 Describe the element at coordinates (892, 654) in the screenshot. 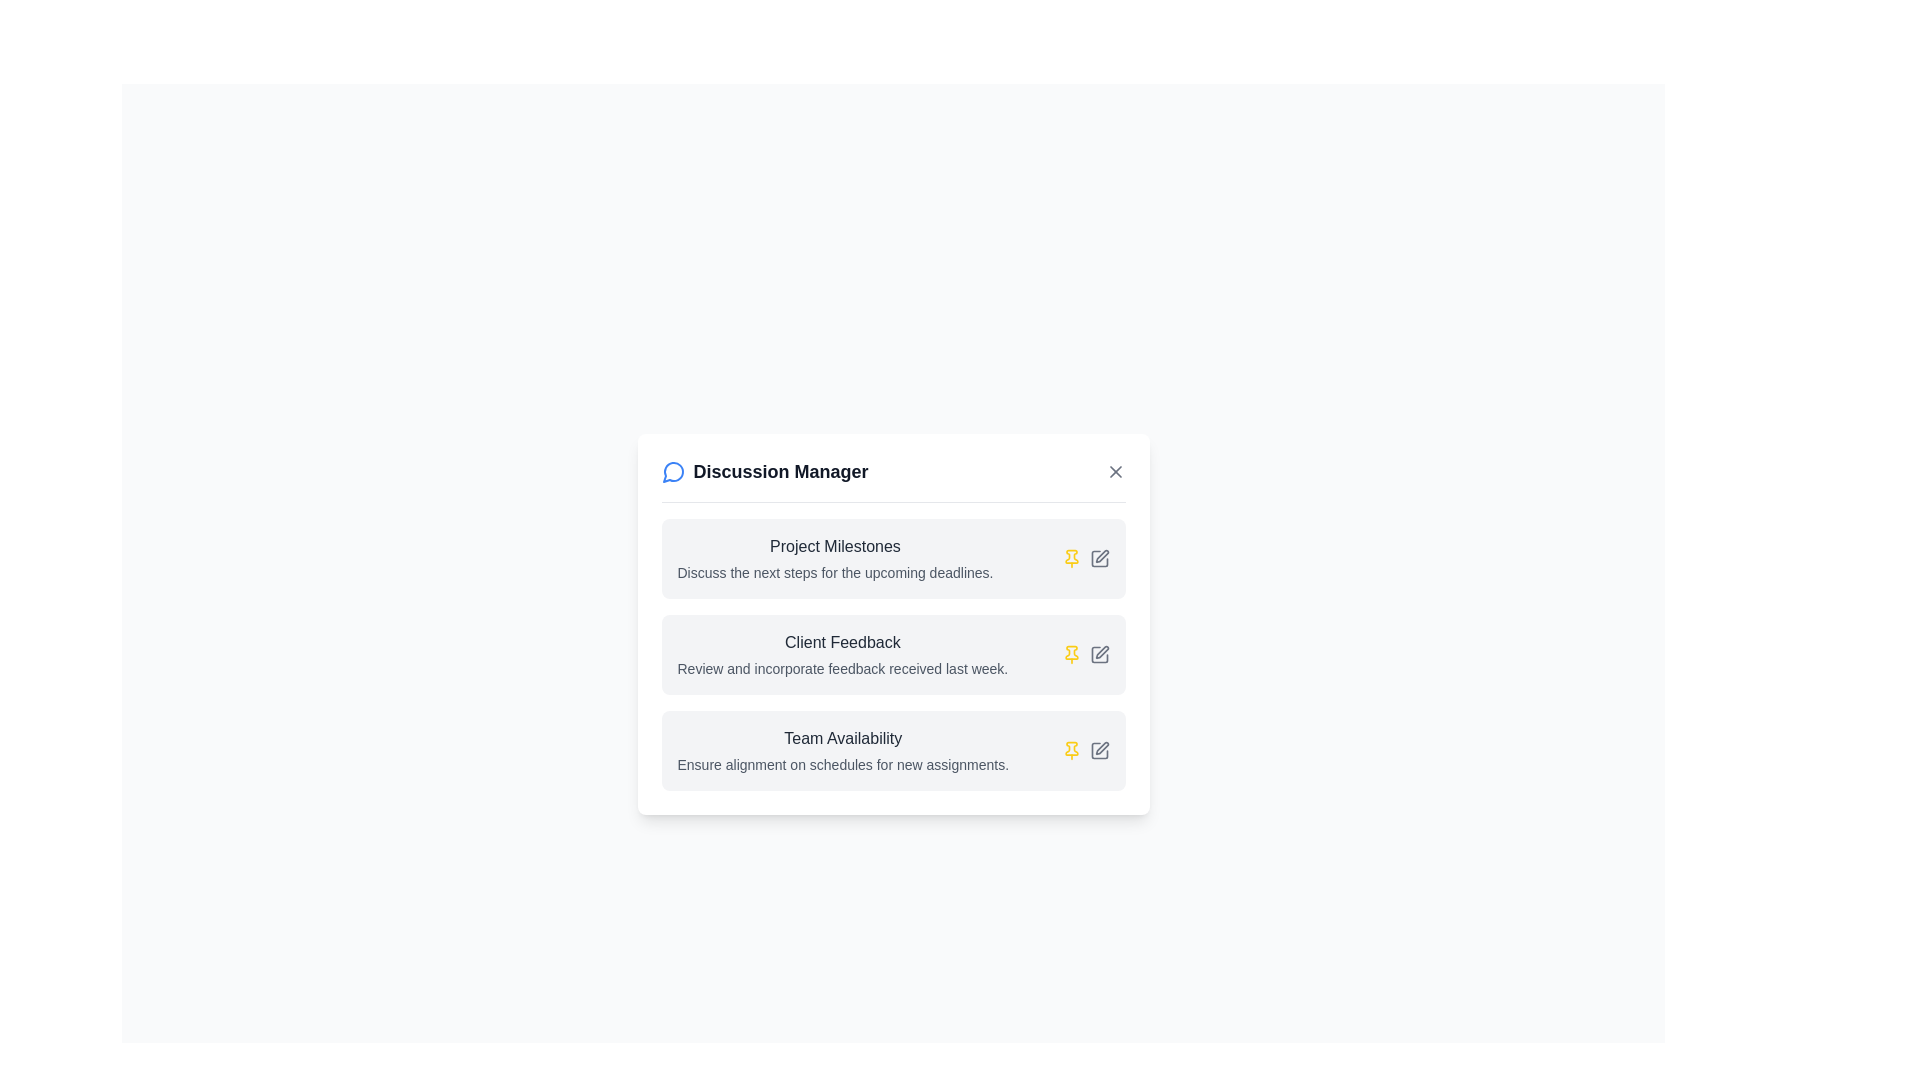

I see `the 'Client Feedback' section` at that location.